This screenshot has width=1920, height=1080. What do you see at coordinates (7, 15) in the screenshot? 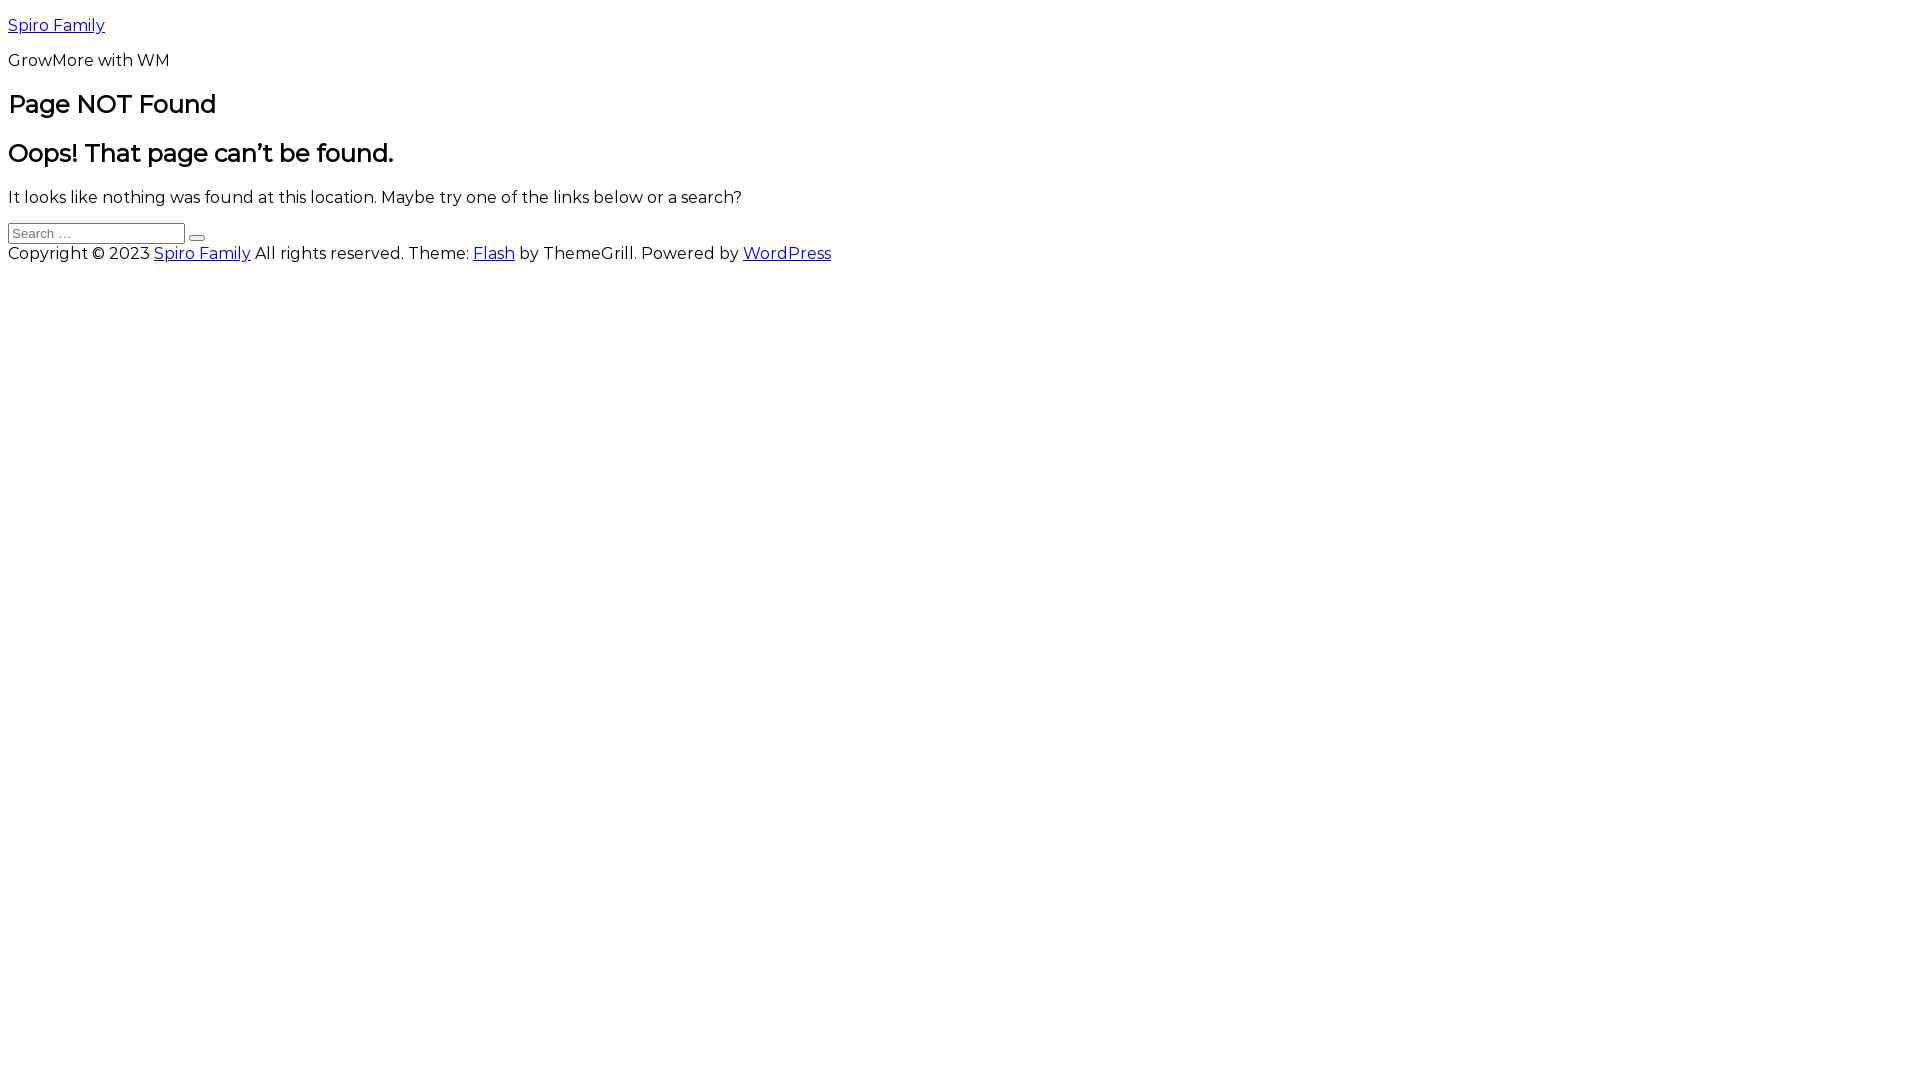
I see `'Skip to content'` at bounding box center [7, 15].